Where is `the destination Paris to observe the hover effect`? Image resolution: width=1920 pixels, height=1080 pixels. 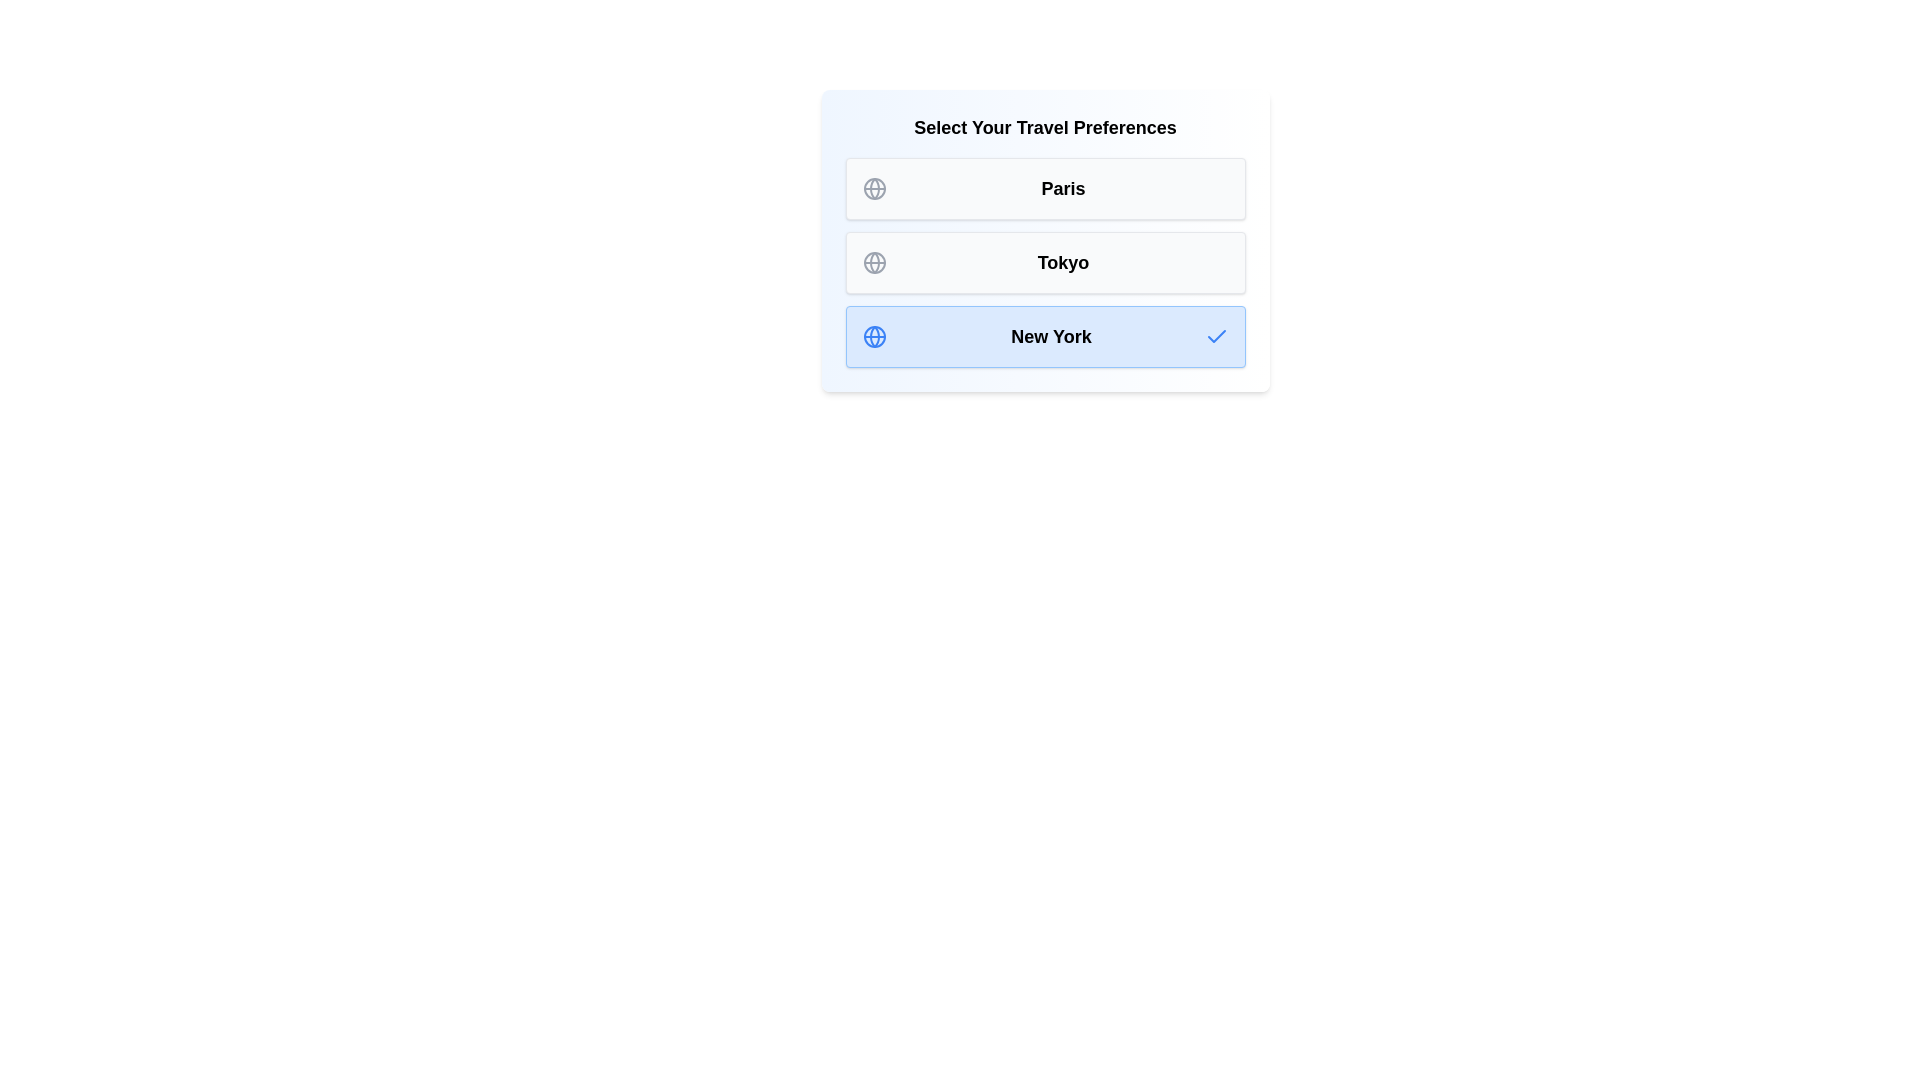
the destination Paris to observe the hover effect is located at coordinates (1044, 189).